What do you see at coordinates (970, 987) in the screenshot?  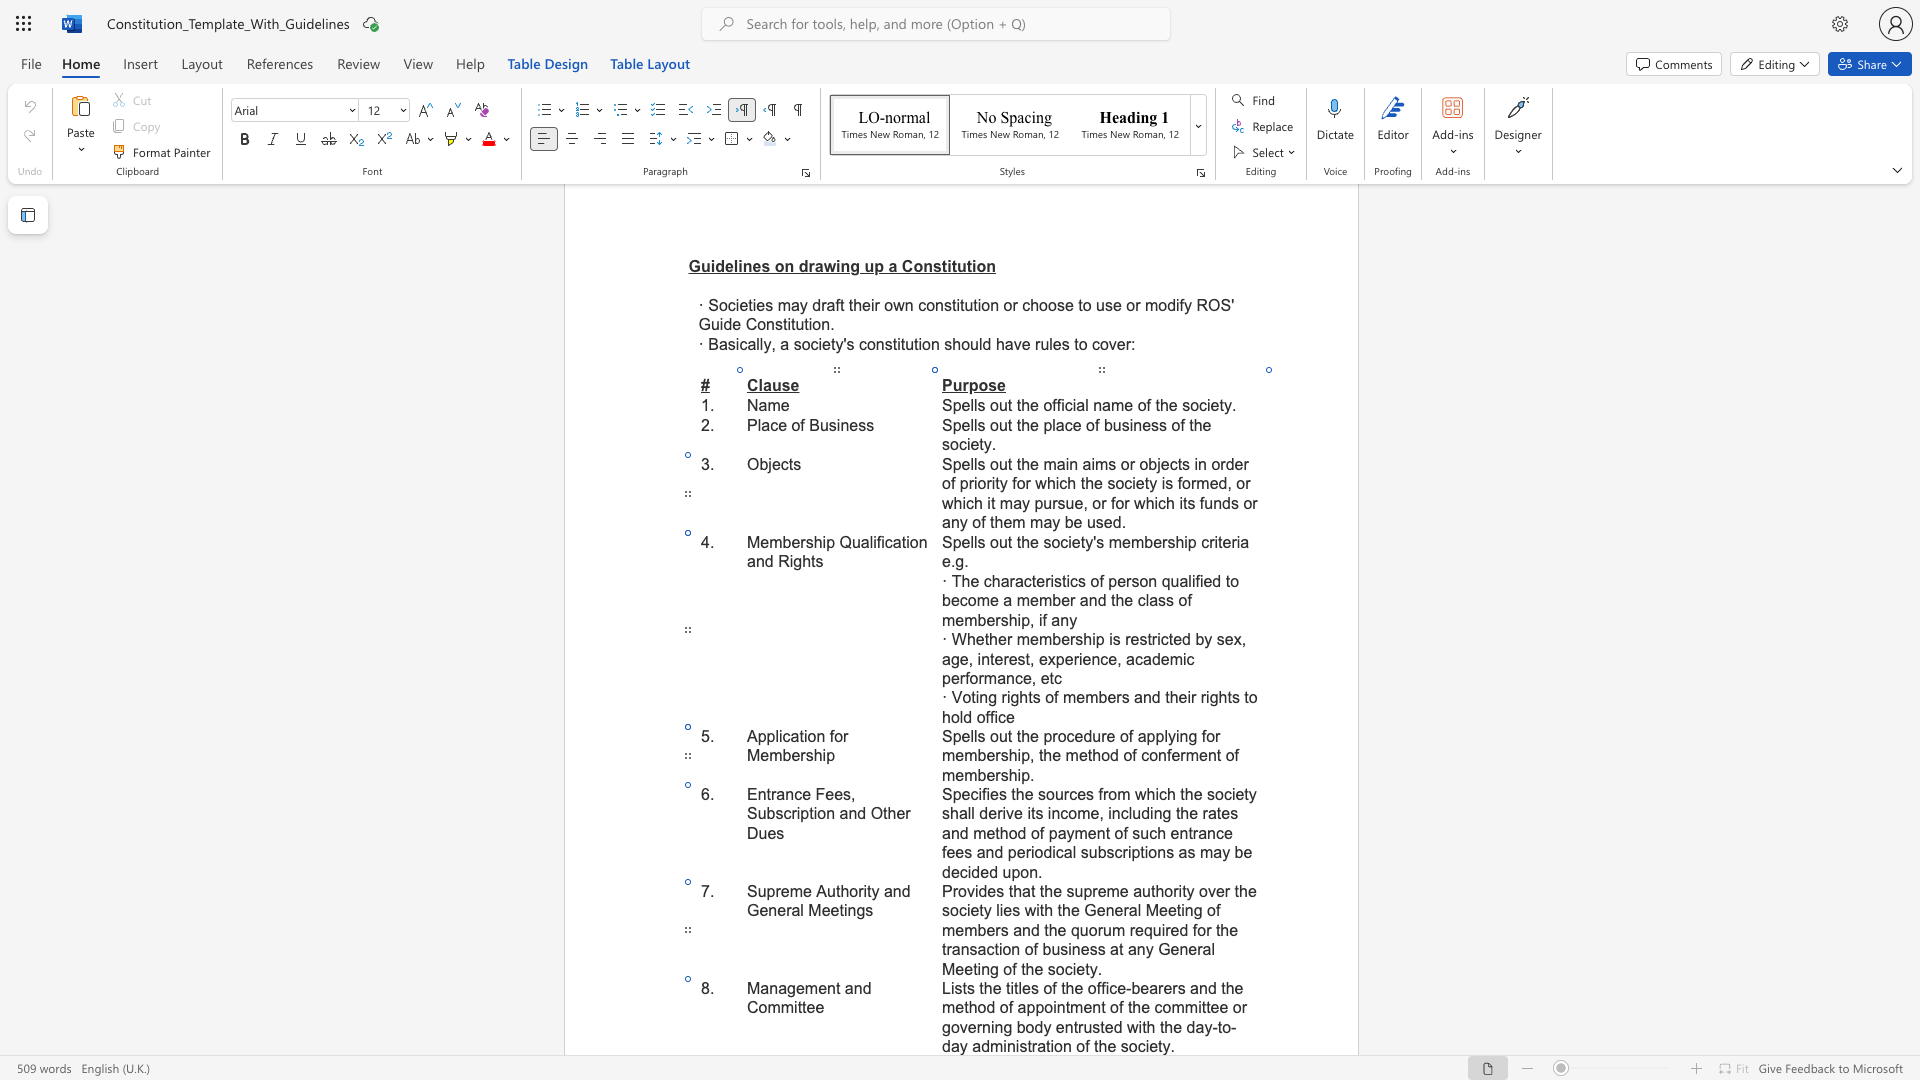 I see `the 2th character "s" in the text` at bounding box center [970, 987].